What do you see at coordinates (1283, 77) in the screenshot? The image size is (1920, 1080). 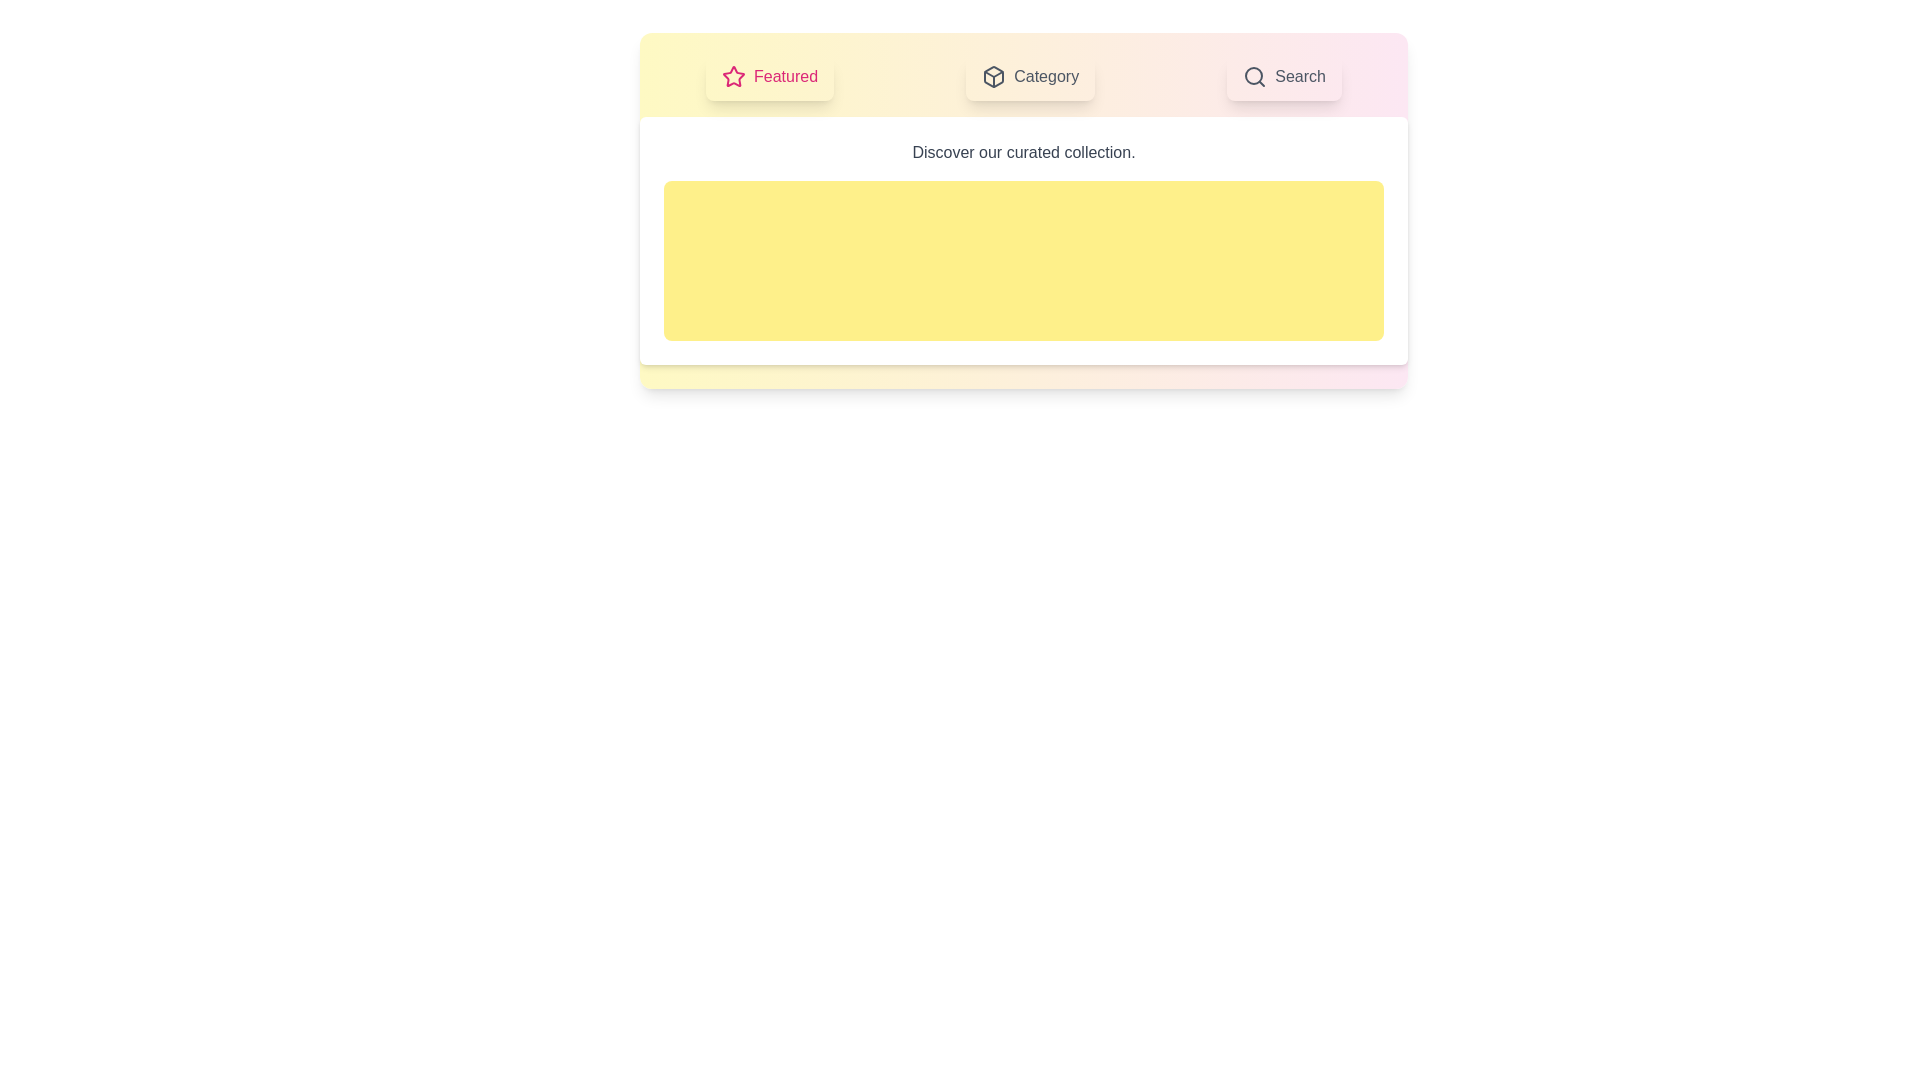 I see `the Search tab` at bounding box center [1283, 77].